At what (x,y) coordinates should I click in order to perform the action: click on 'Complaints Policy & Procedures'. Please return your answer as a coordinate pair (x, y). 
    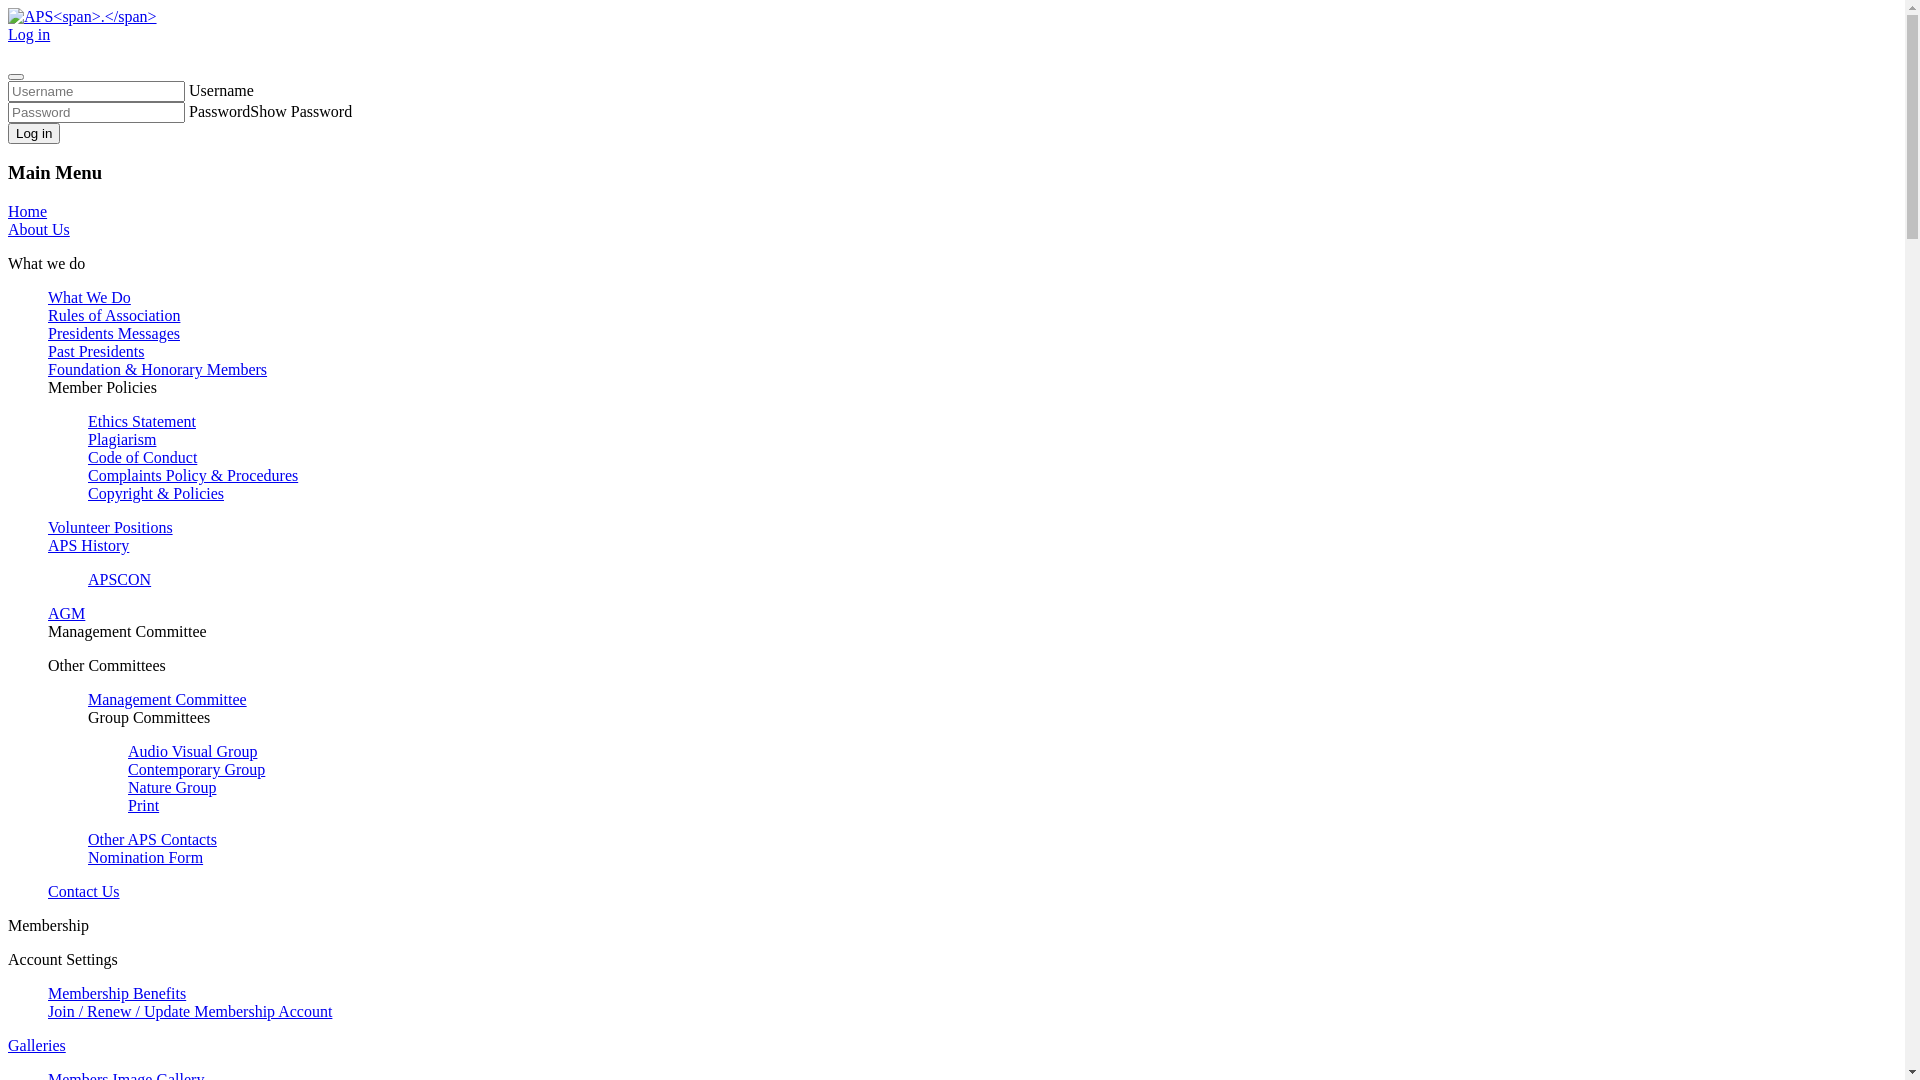
    Looking at the image, I should click on (192, 475).